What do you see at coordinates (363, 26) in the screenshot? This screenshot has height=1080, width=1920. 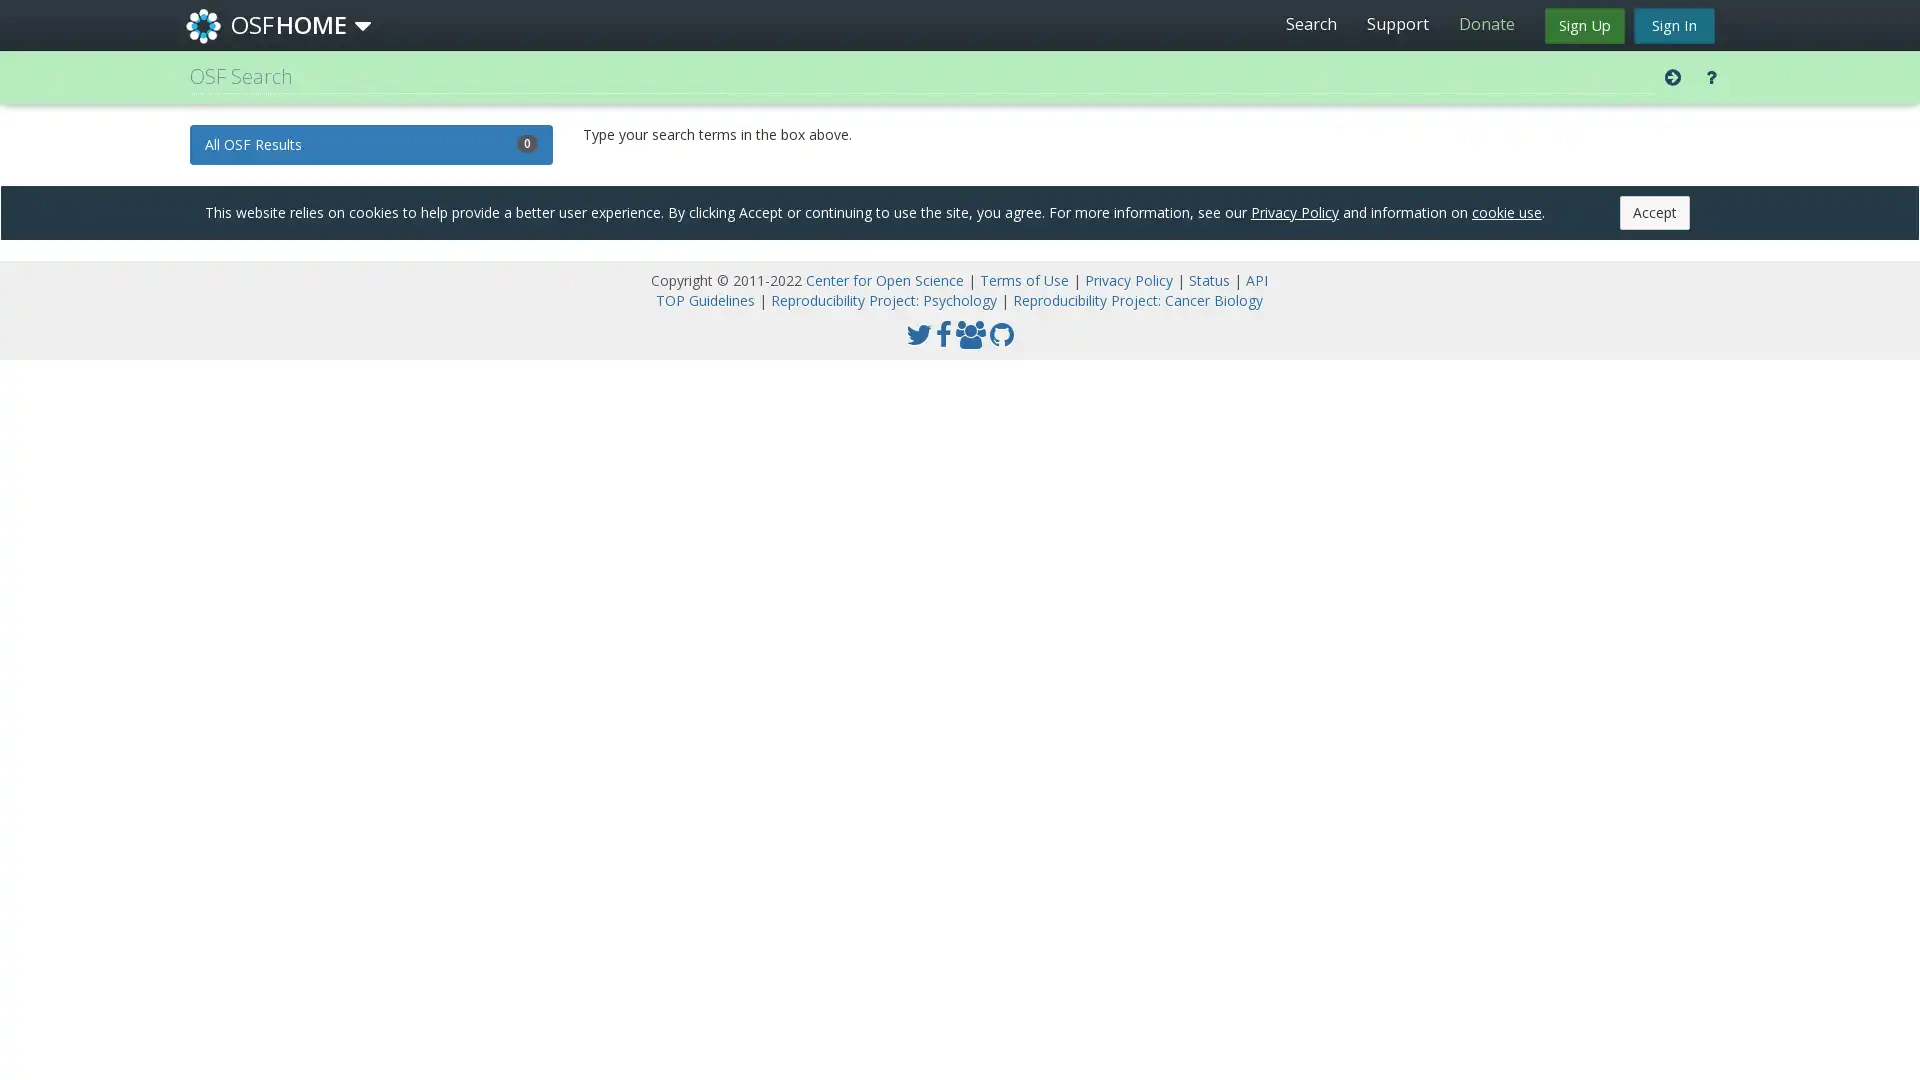 I see `Toggle primary navigation` at bounding box center [363, 26].